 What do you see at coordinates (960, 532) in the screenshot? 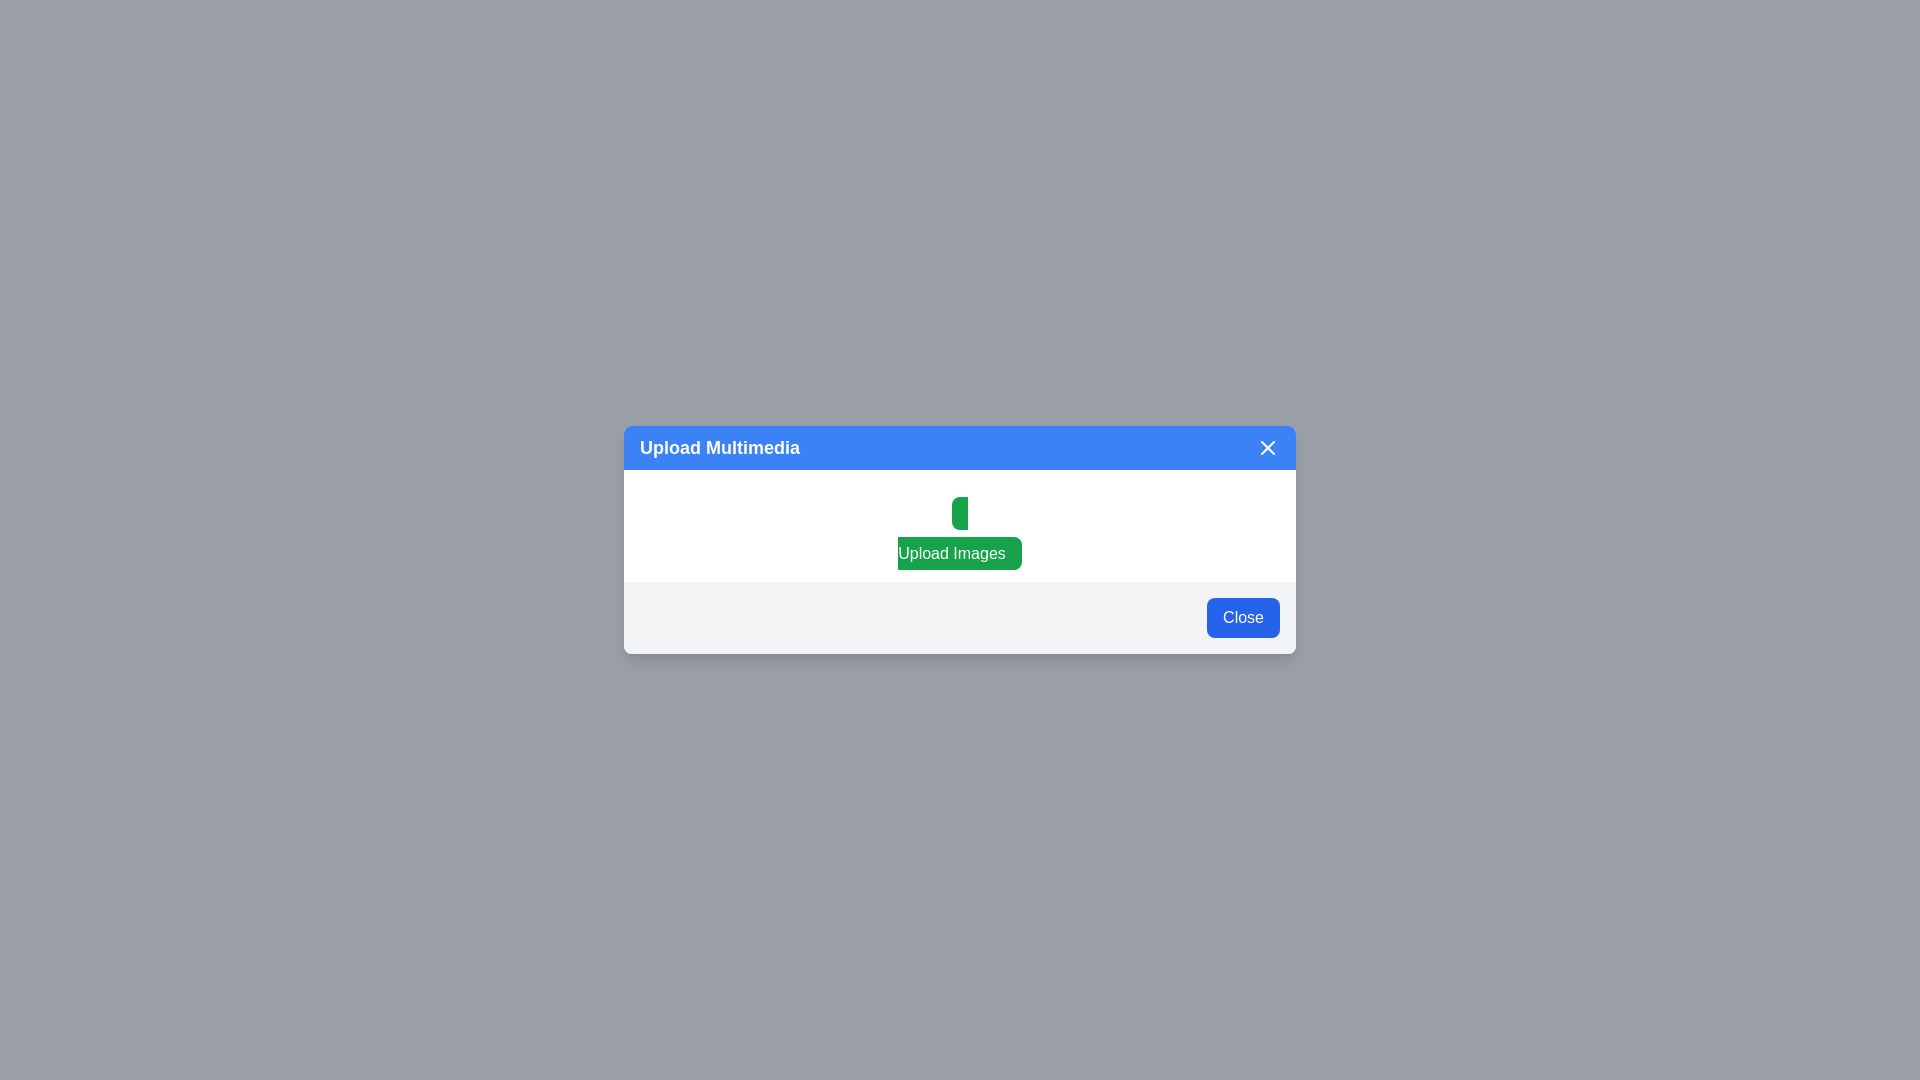
I see `the green rectangular button labeled 'Upload Images' with an upward arrow icon` at bounding box center [960, 532].